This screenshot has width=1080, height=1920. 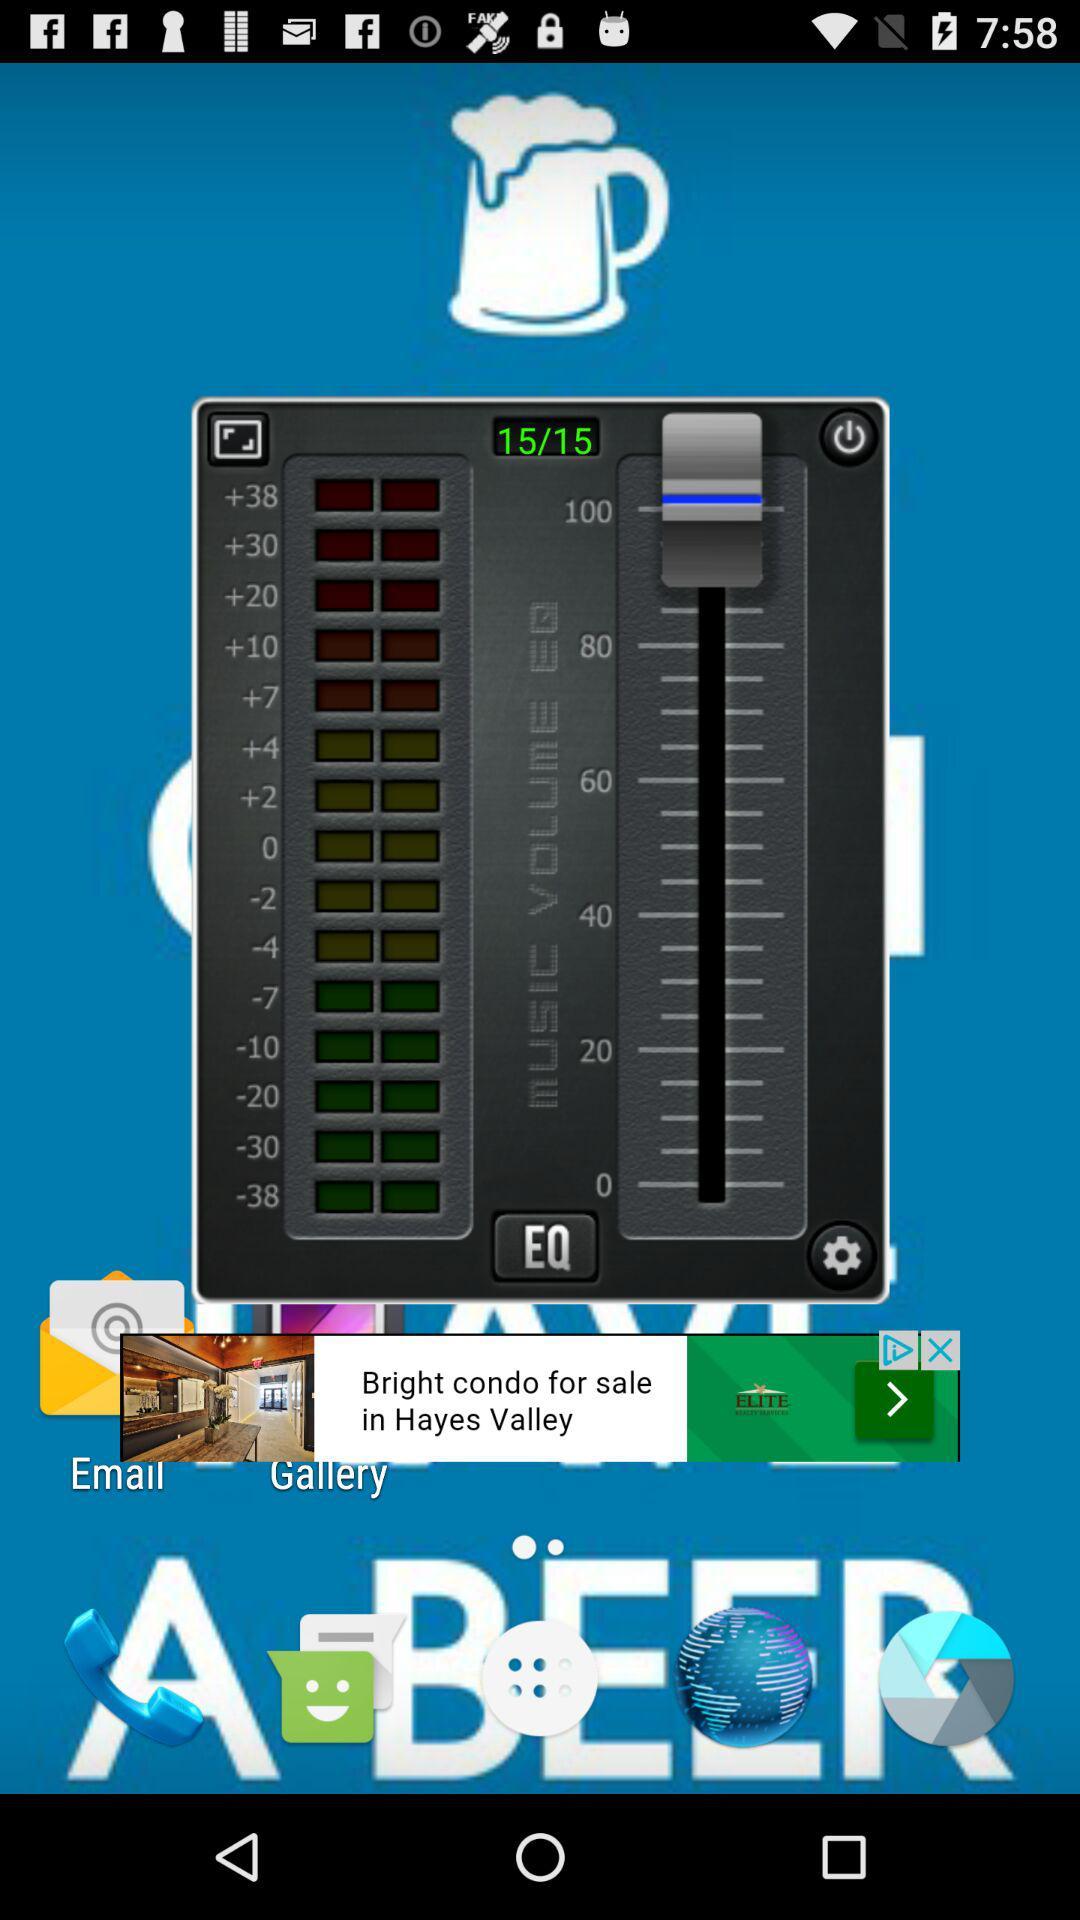 What do you see at coordinates (545, 1245) in the screenshot?
I see `eq` at bounding box center [545, 1245].